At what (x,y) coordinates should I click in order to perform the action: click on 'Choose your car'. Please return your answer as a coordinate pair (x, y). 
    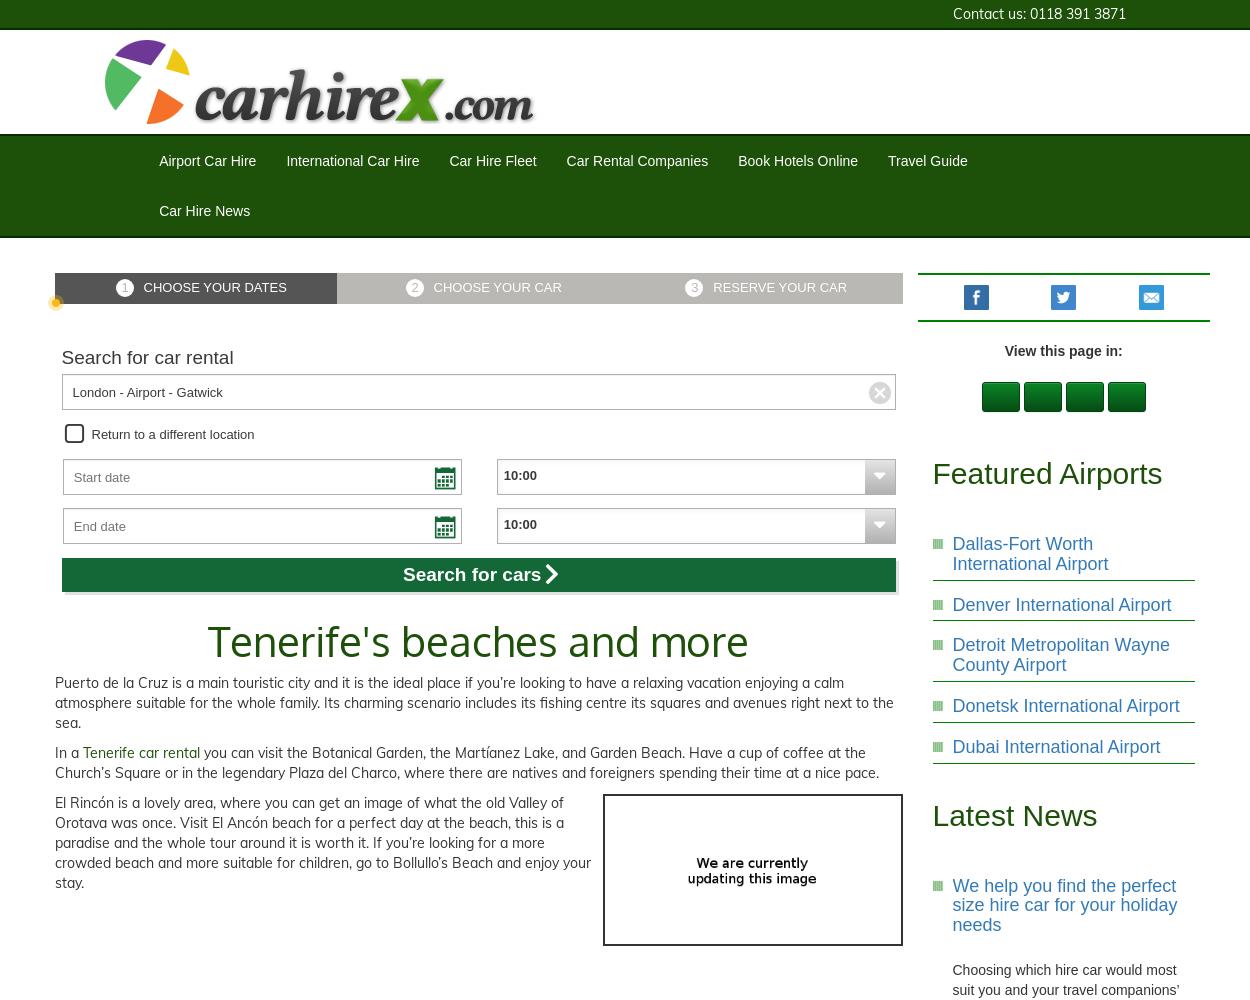
    Looking at the image, I should click on (496, 287).